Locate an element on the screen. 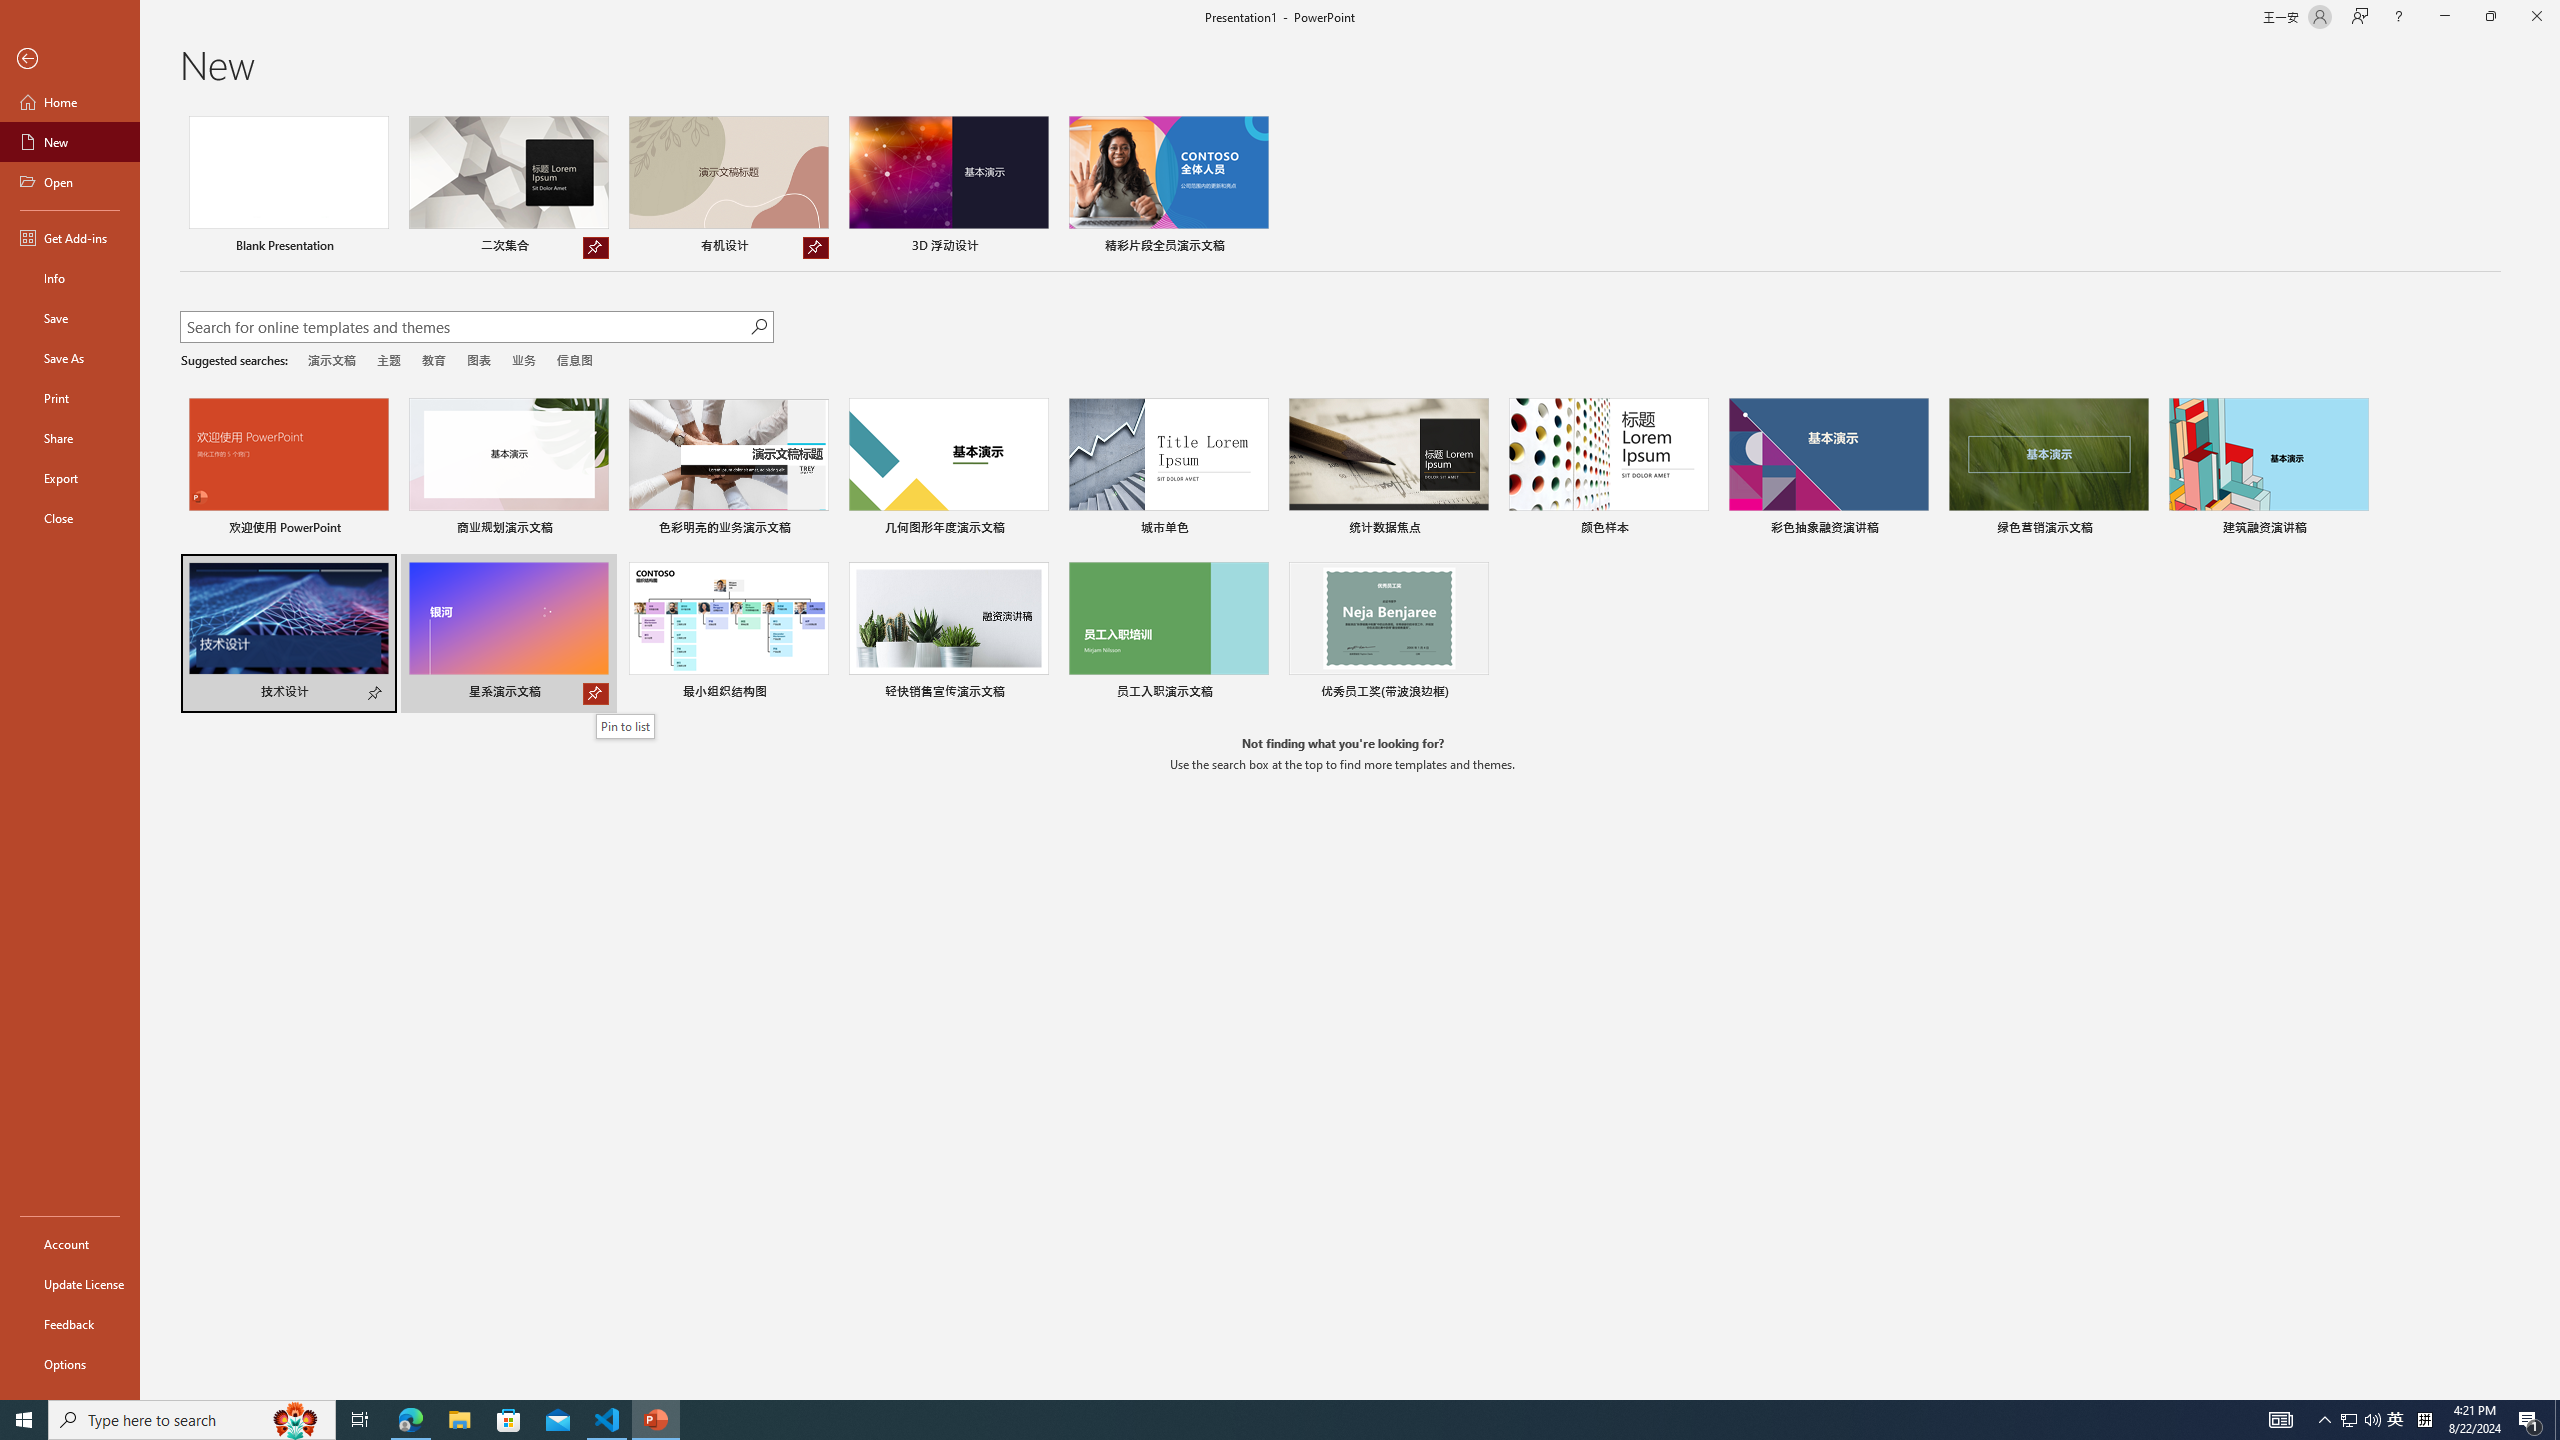 This screenshot has width=2560, height=1440. 'Feedback' is located at coordinates (69, 1324).